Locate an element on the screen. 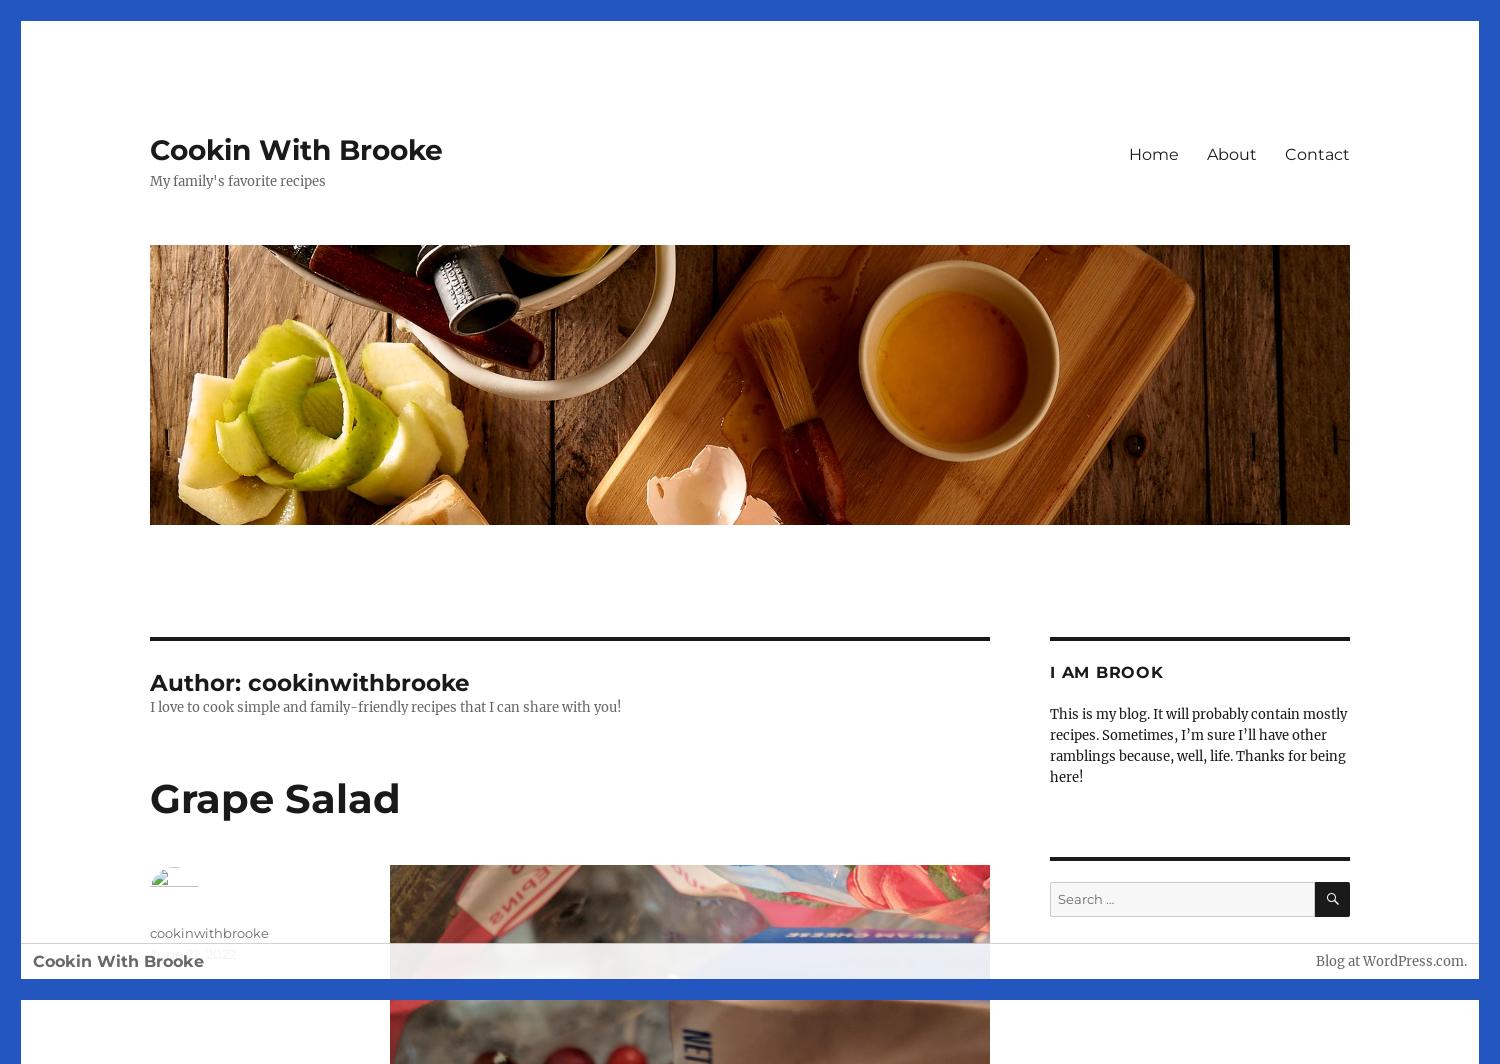 The height and width of the screenshot is (1064, 1500). 'Contact' is located at coordinates (1285, 153).